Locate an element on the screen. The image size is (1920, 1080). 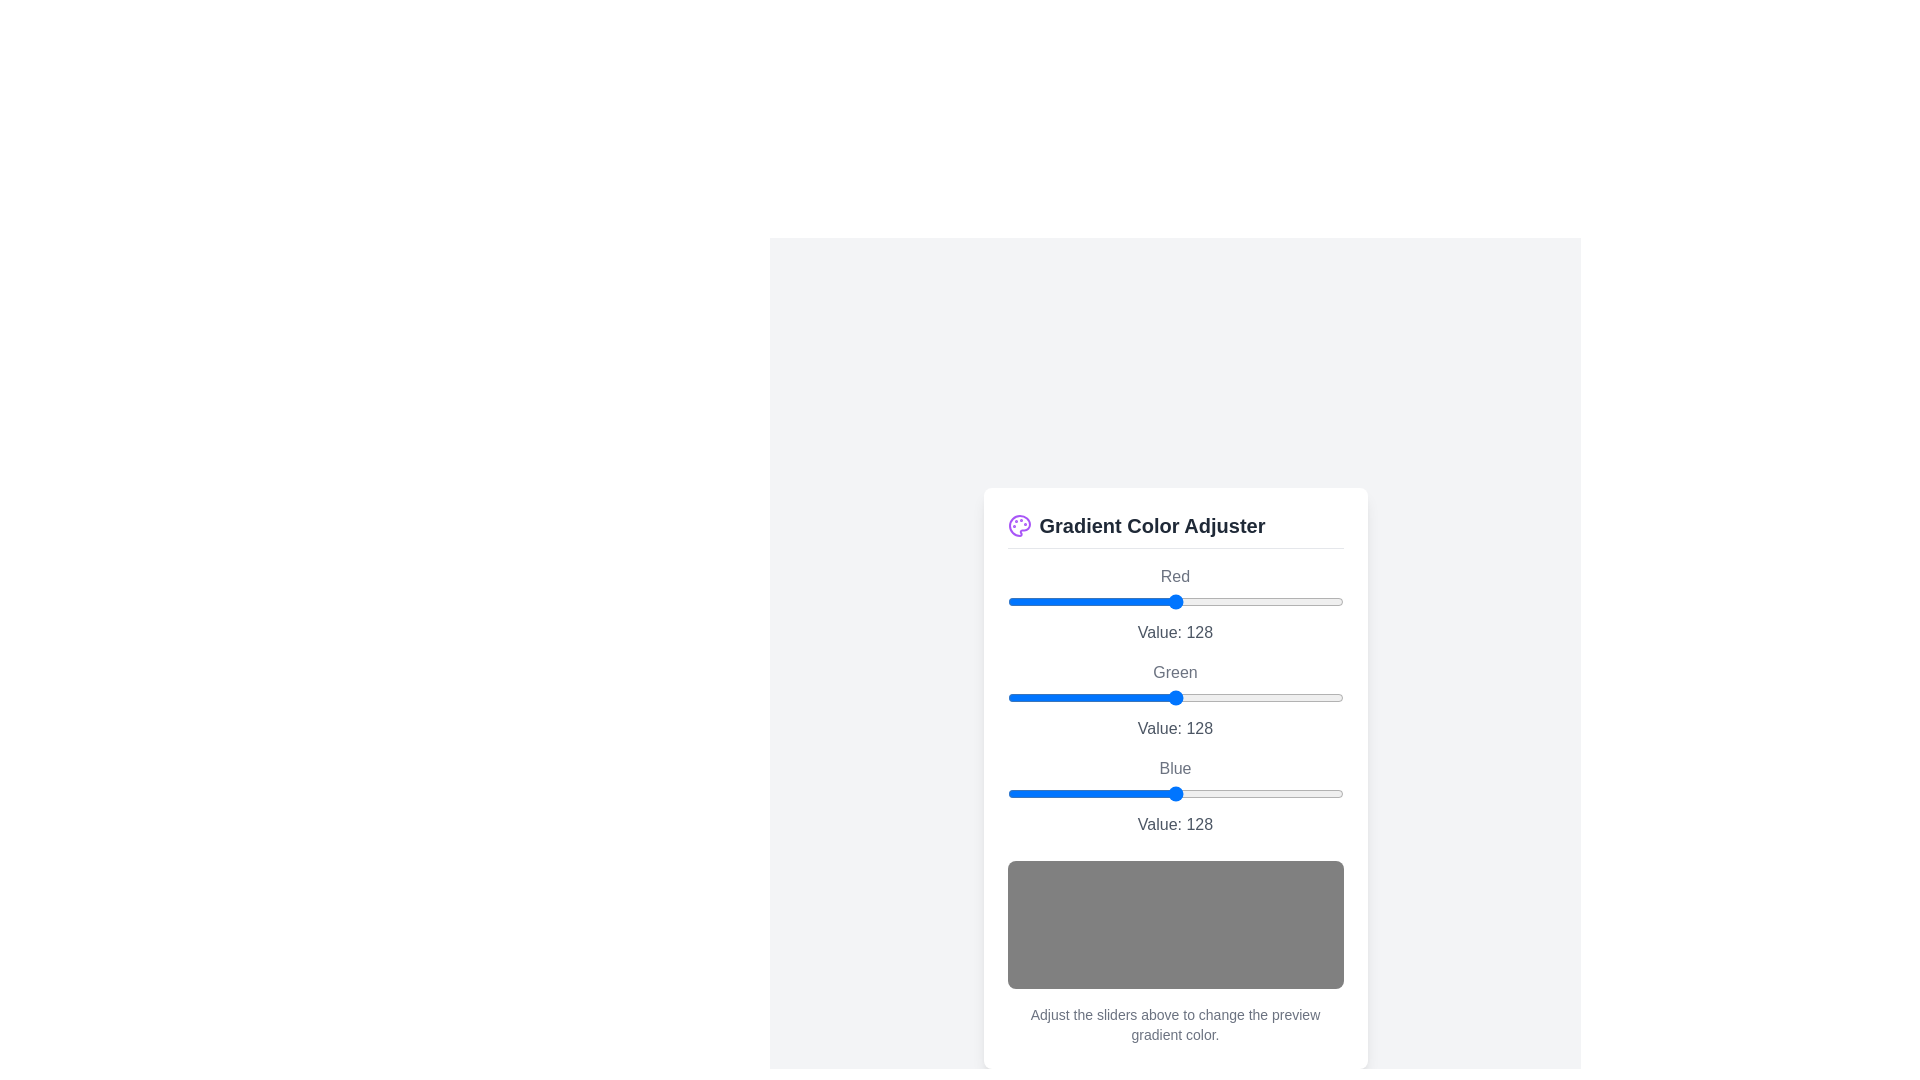
the green slider to 214 is located at coordinates (1289, 696).